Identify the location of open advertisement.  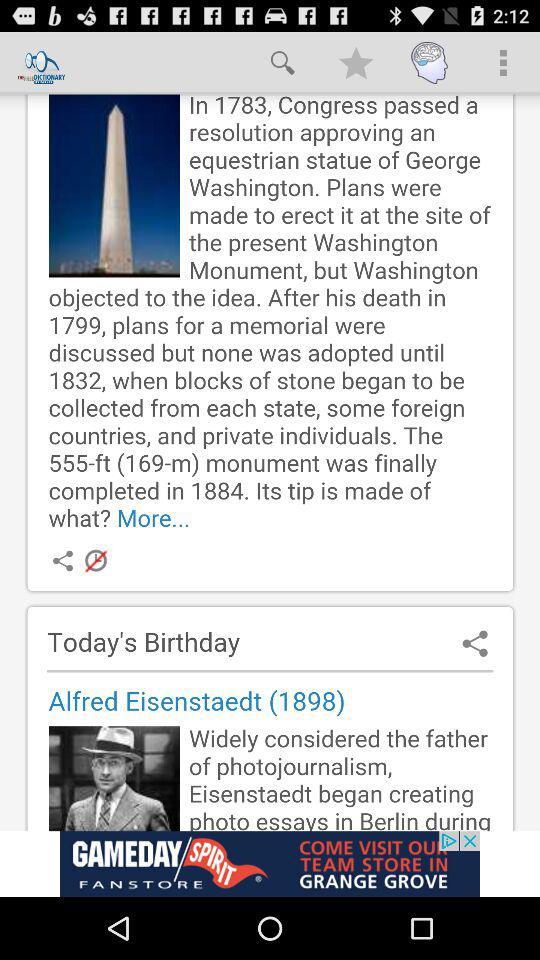
(270, 863).